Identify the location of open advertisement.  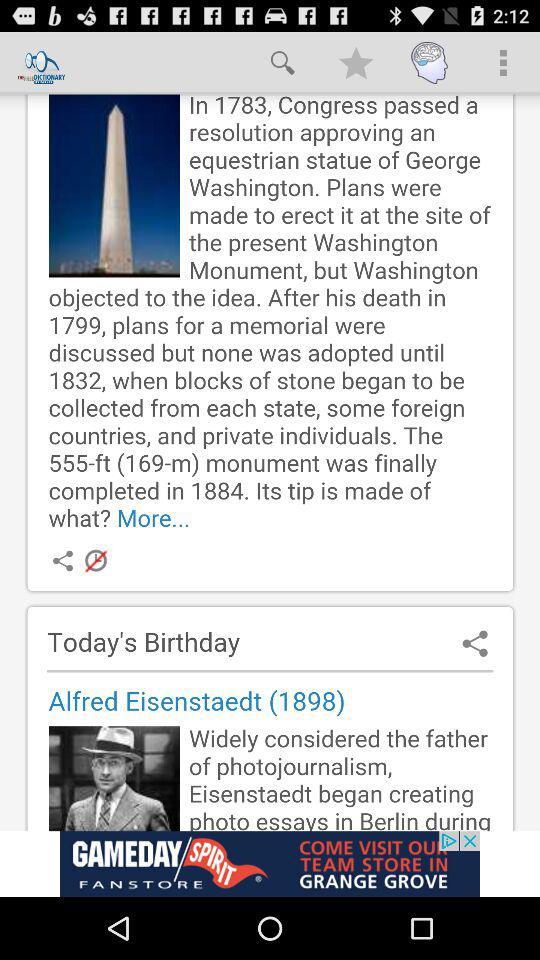
(270, 863).